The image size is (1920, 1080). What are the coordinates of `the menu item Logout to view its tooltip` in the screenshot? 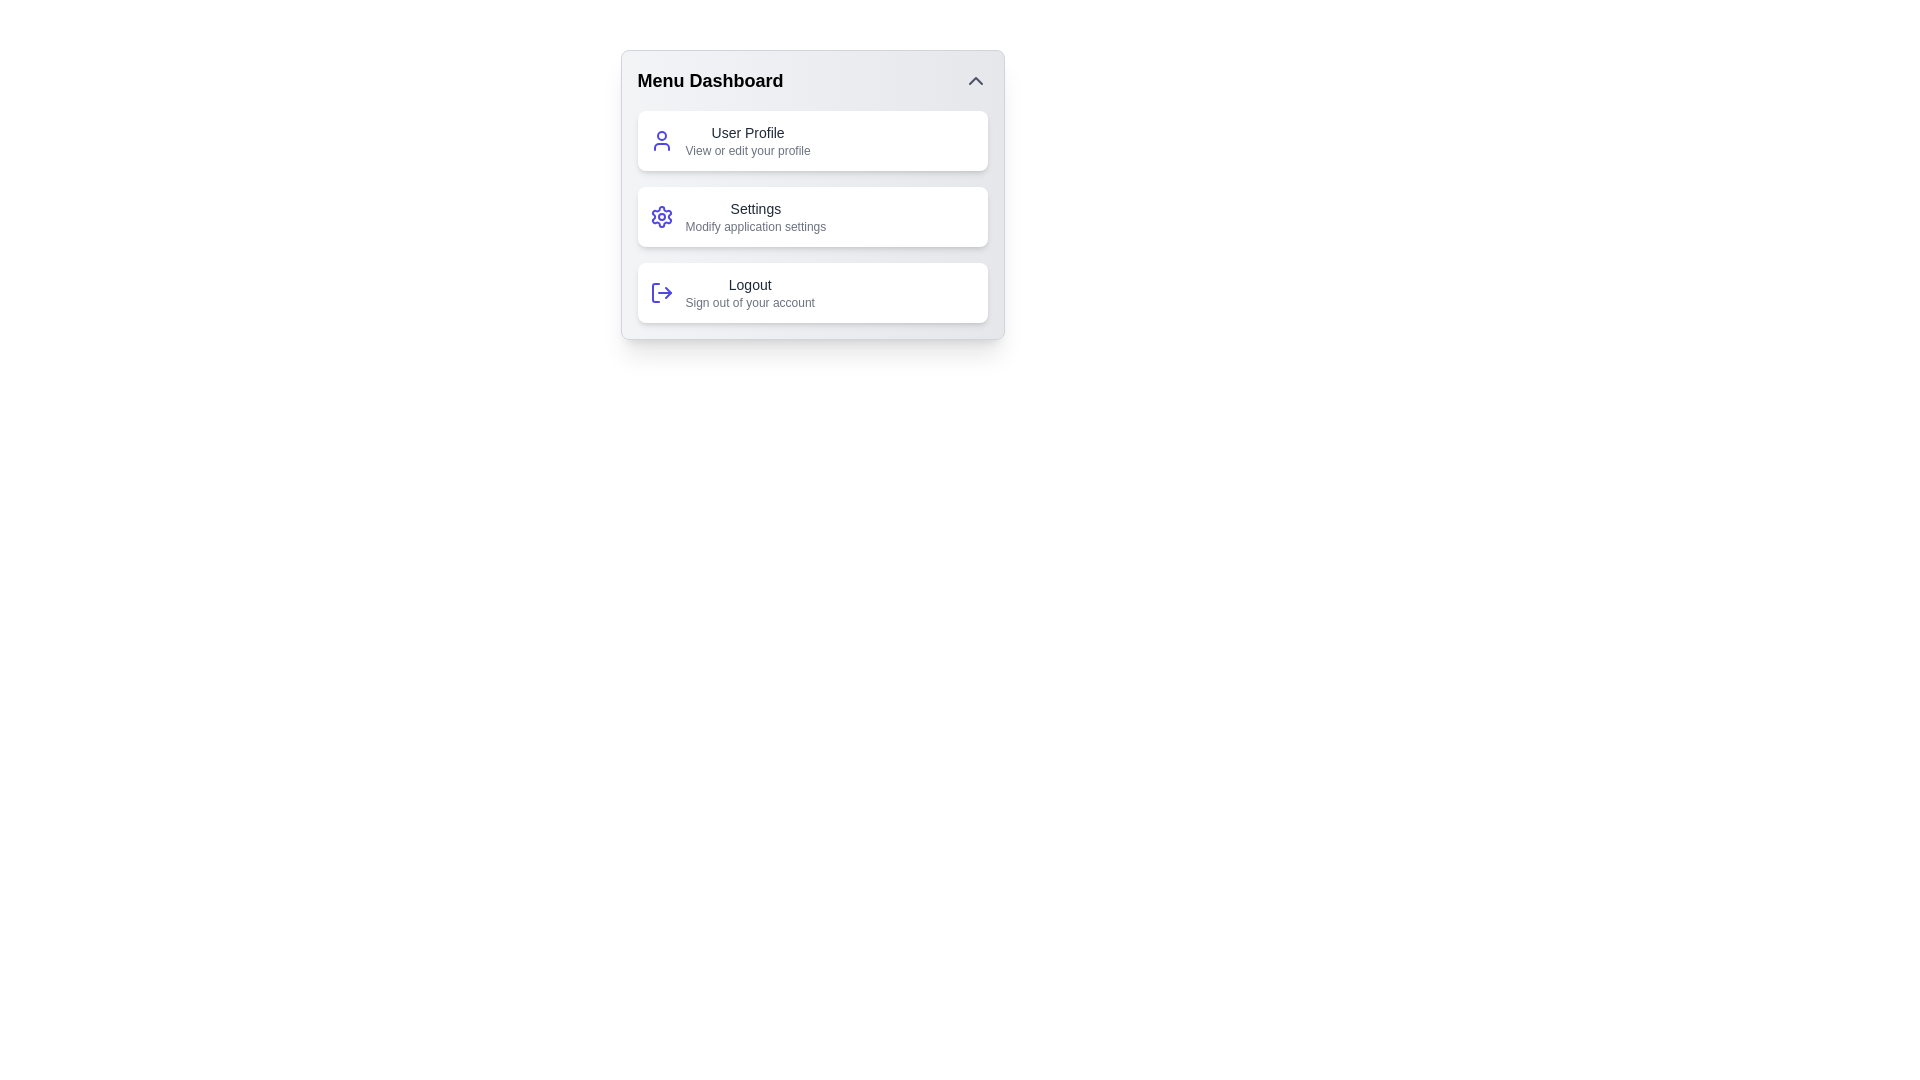 It's located at (812, 293).